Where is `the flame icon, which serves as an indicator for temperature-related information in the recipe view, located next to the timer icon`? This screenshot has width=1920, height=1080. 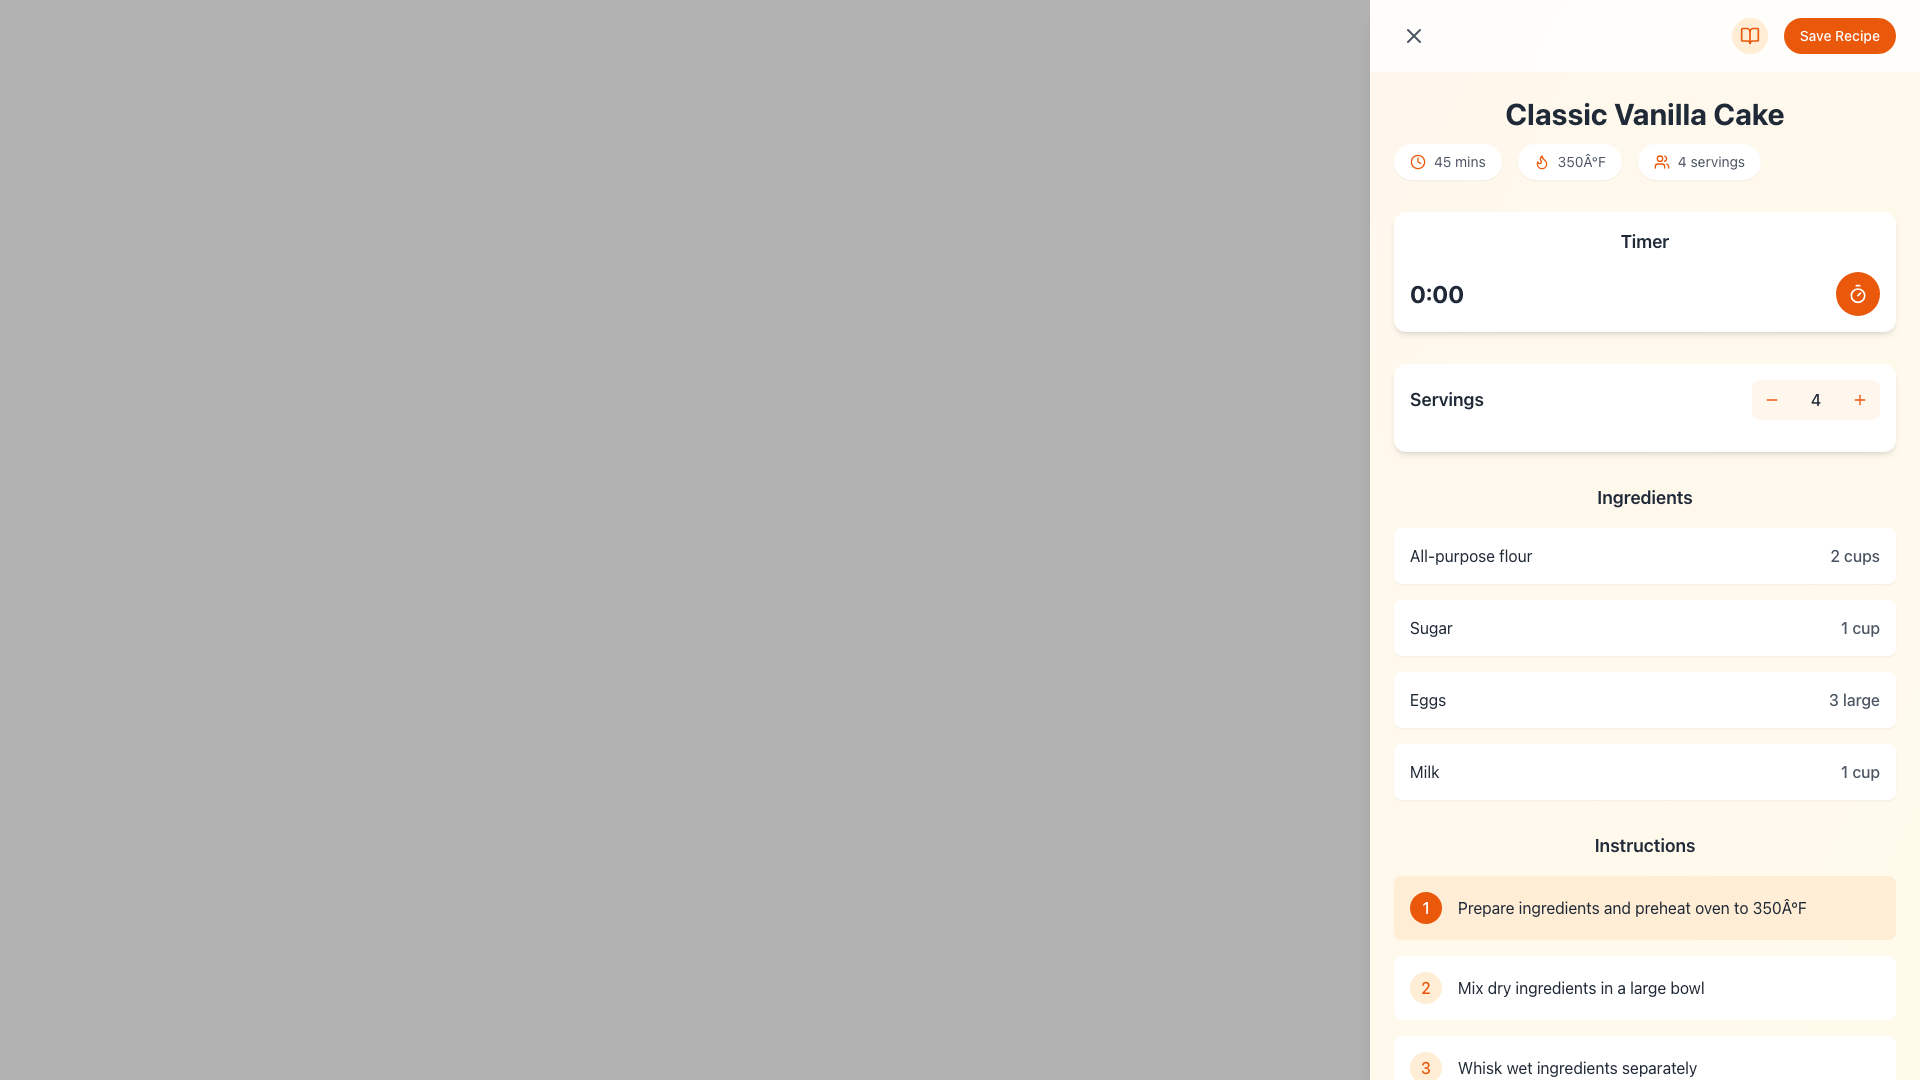
the flame icon, which serves as an indicator for temperature-related information in the recipe view, located next to the timer icon is located at coordinates (1540, 161).